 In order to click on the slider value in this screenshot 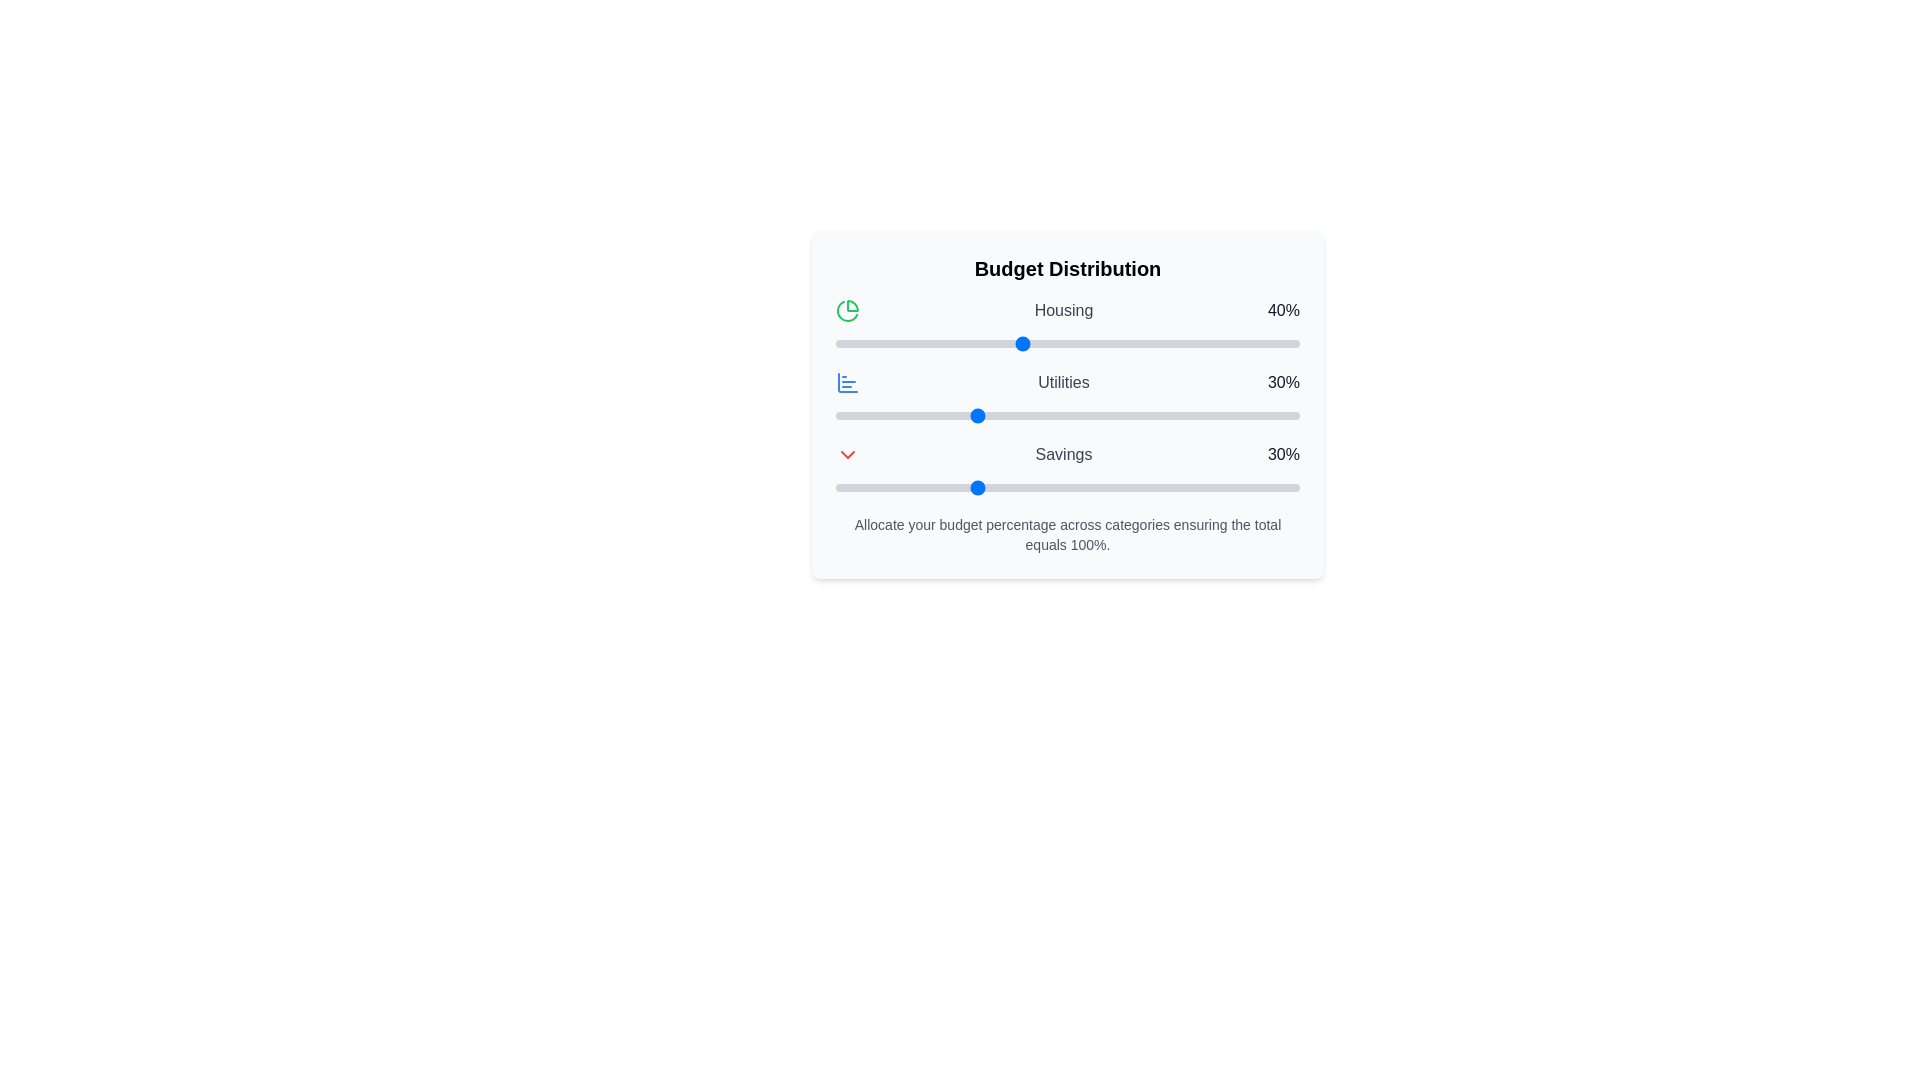, I will do `click(1123, 415)`.